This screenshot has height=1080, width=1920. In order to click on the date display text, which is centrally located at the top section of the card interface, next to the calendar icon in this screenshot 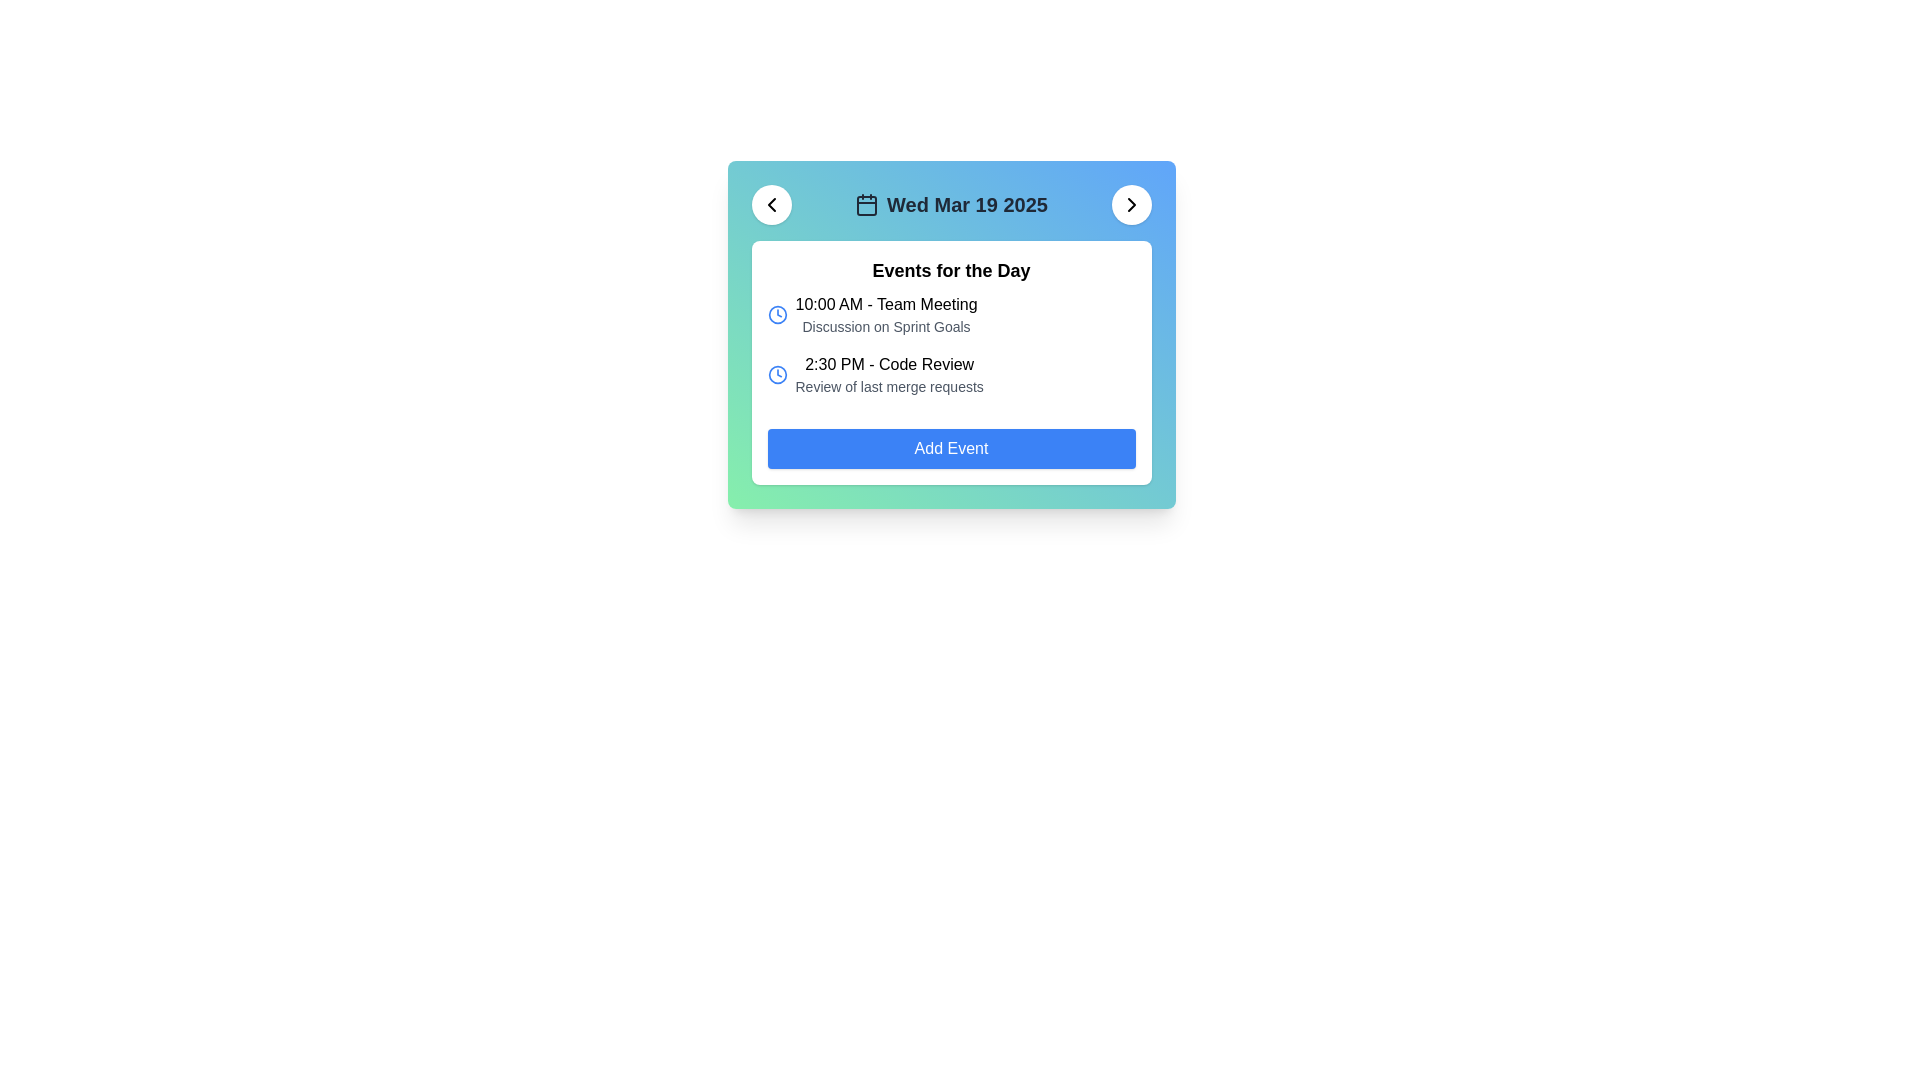, I will do `click(967, 204)`.